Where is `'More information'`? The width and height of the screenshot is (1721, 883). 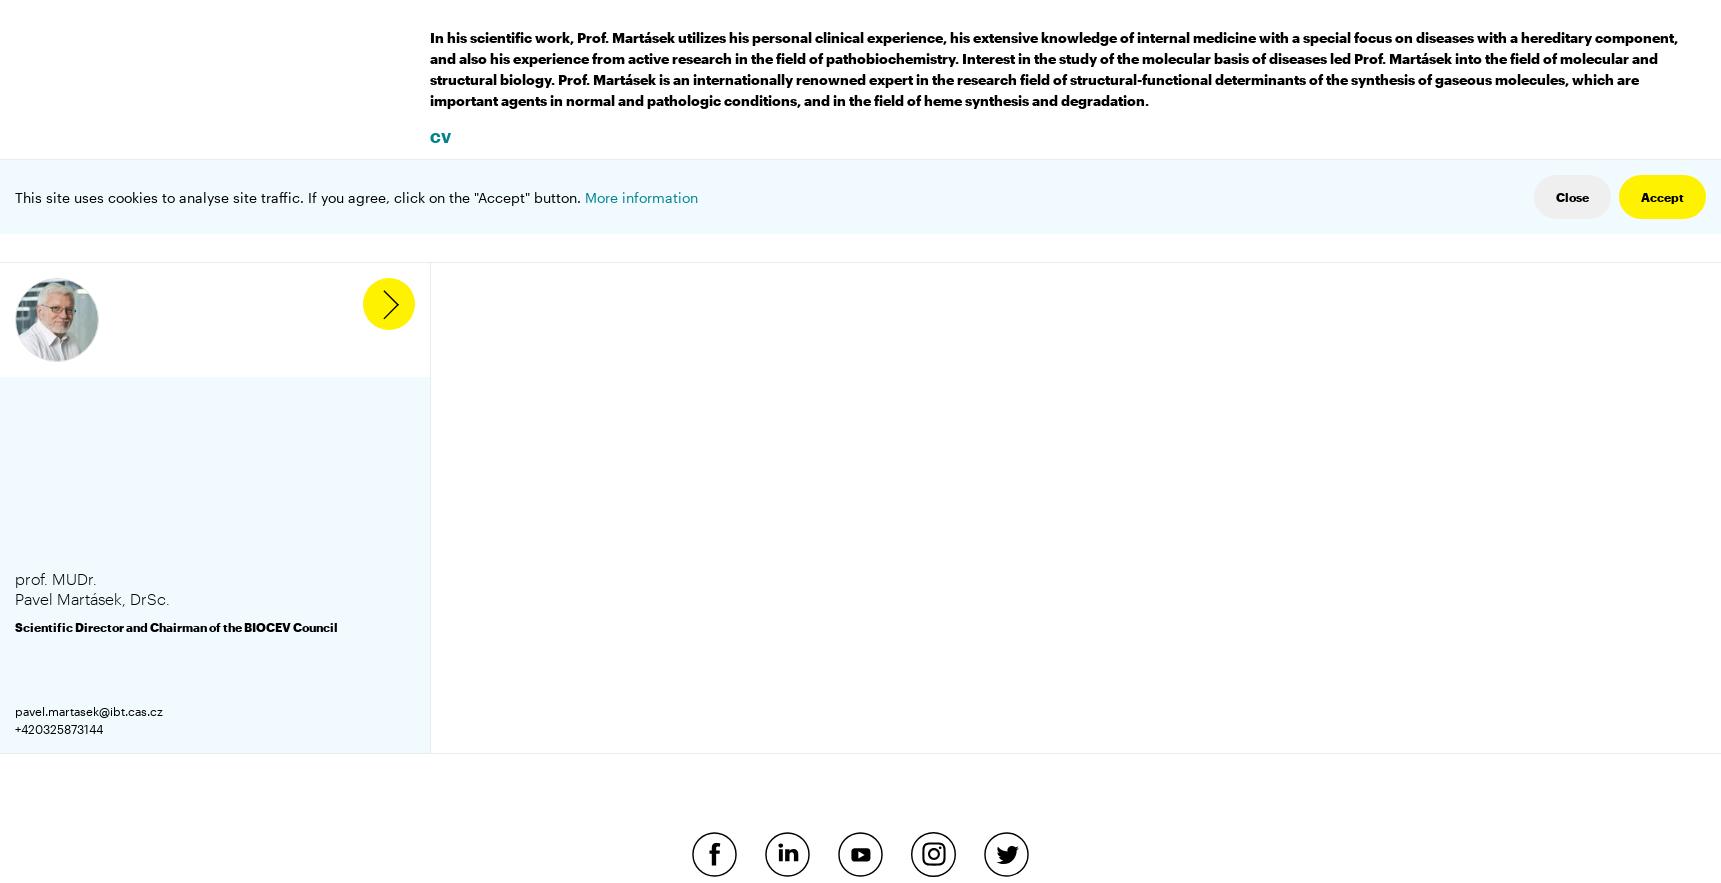 'More information' is located at coordinates (641, 195).